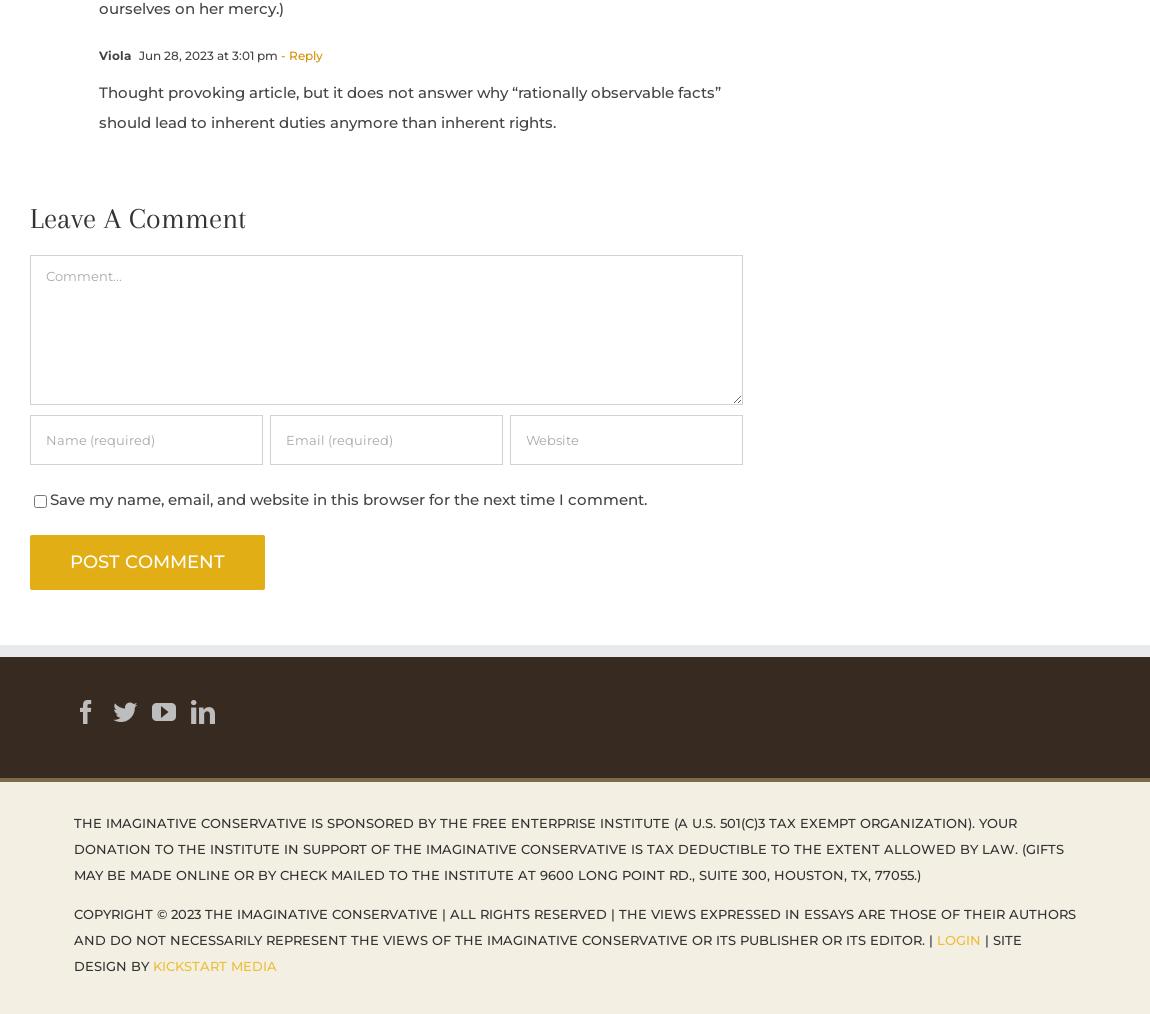 This screenshot has height=1014, width=1150. I want to click on 'Login', so click(957, 938).